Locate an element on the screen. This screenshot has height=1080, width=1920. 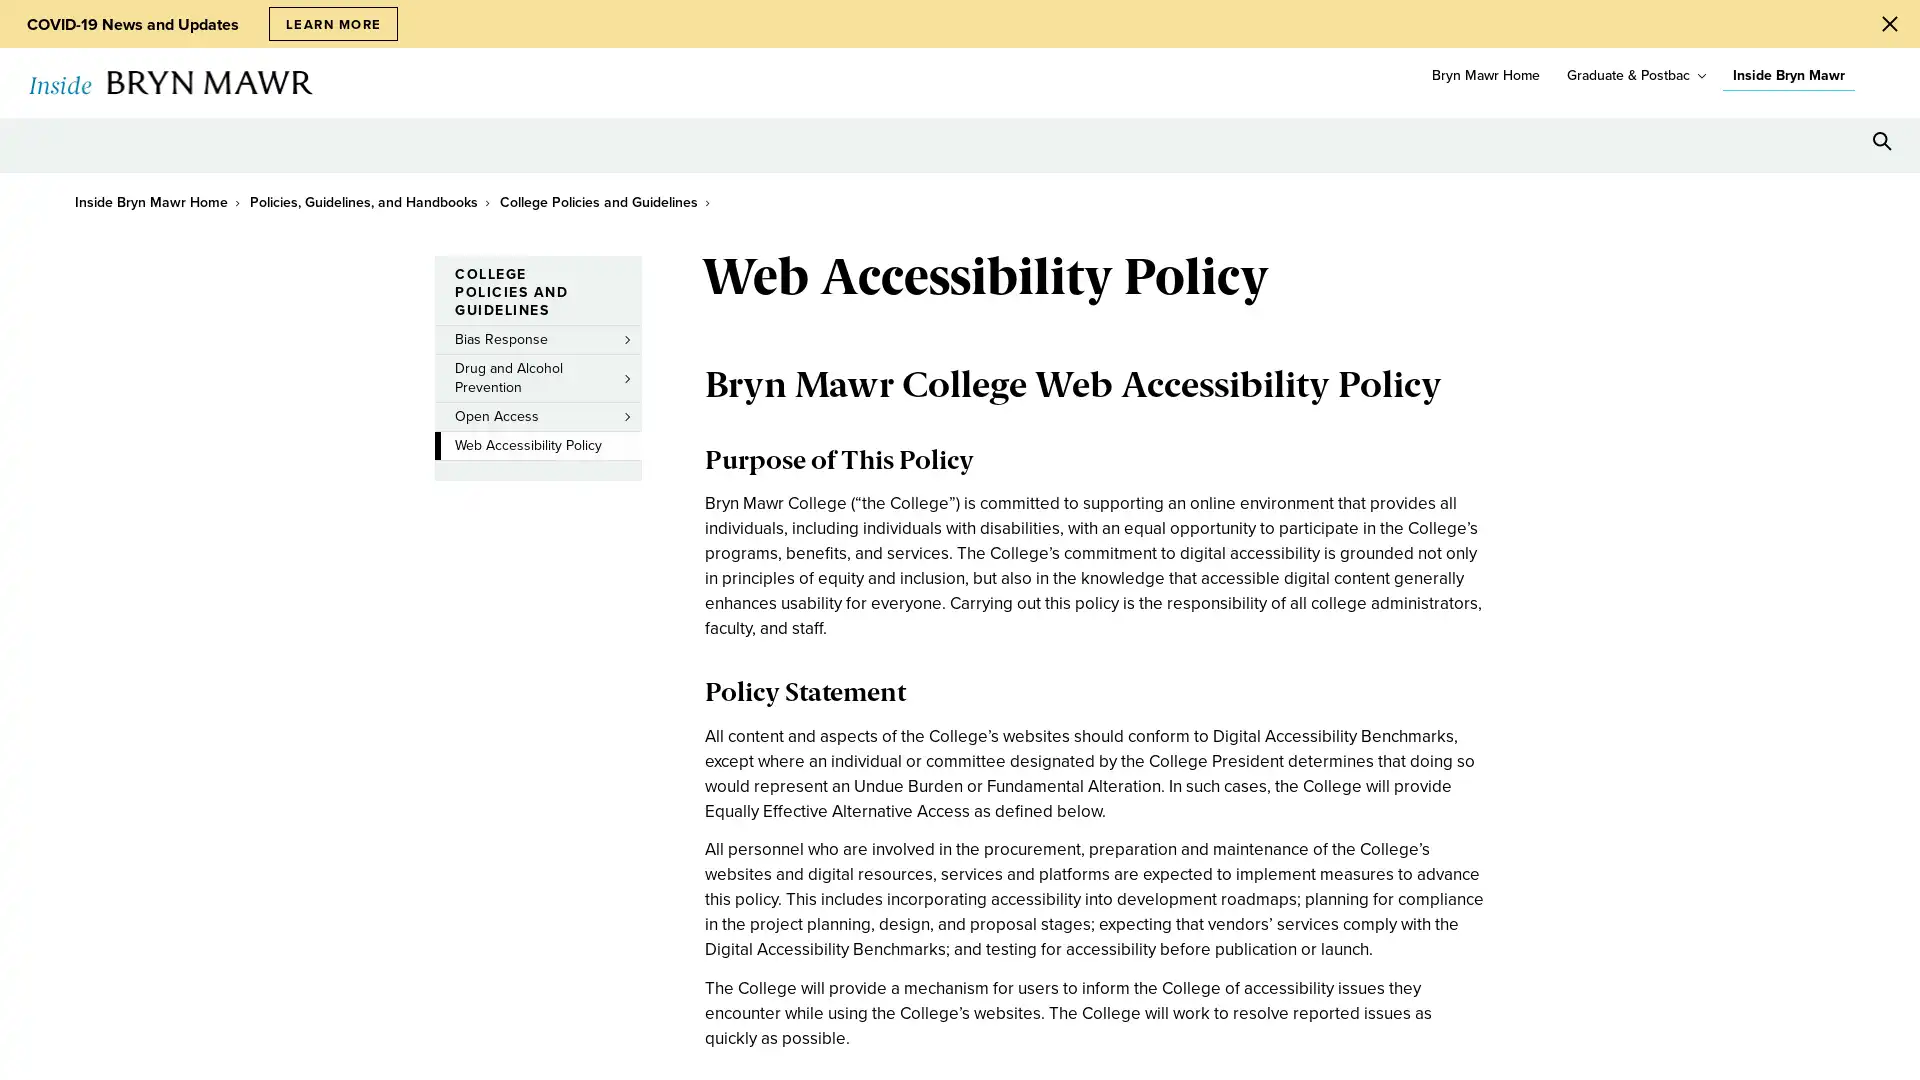
Graduate & Postbac is located at coordinates (1628, 74).